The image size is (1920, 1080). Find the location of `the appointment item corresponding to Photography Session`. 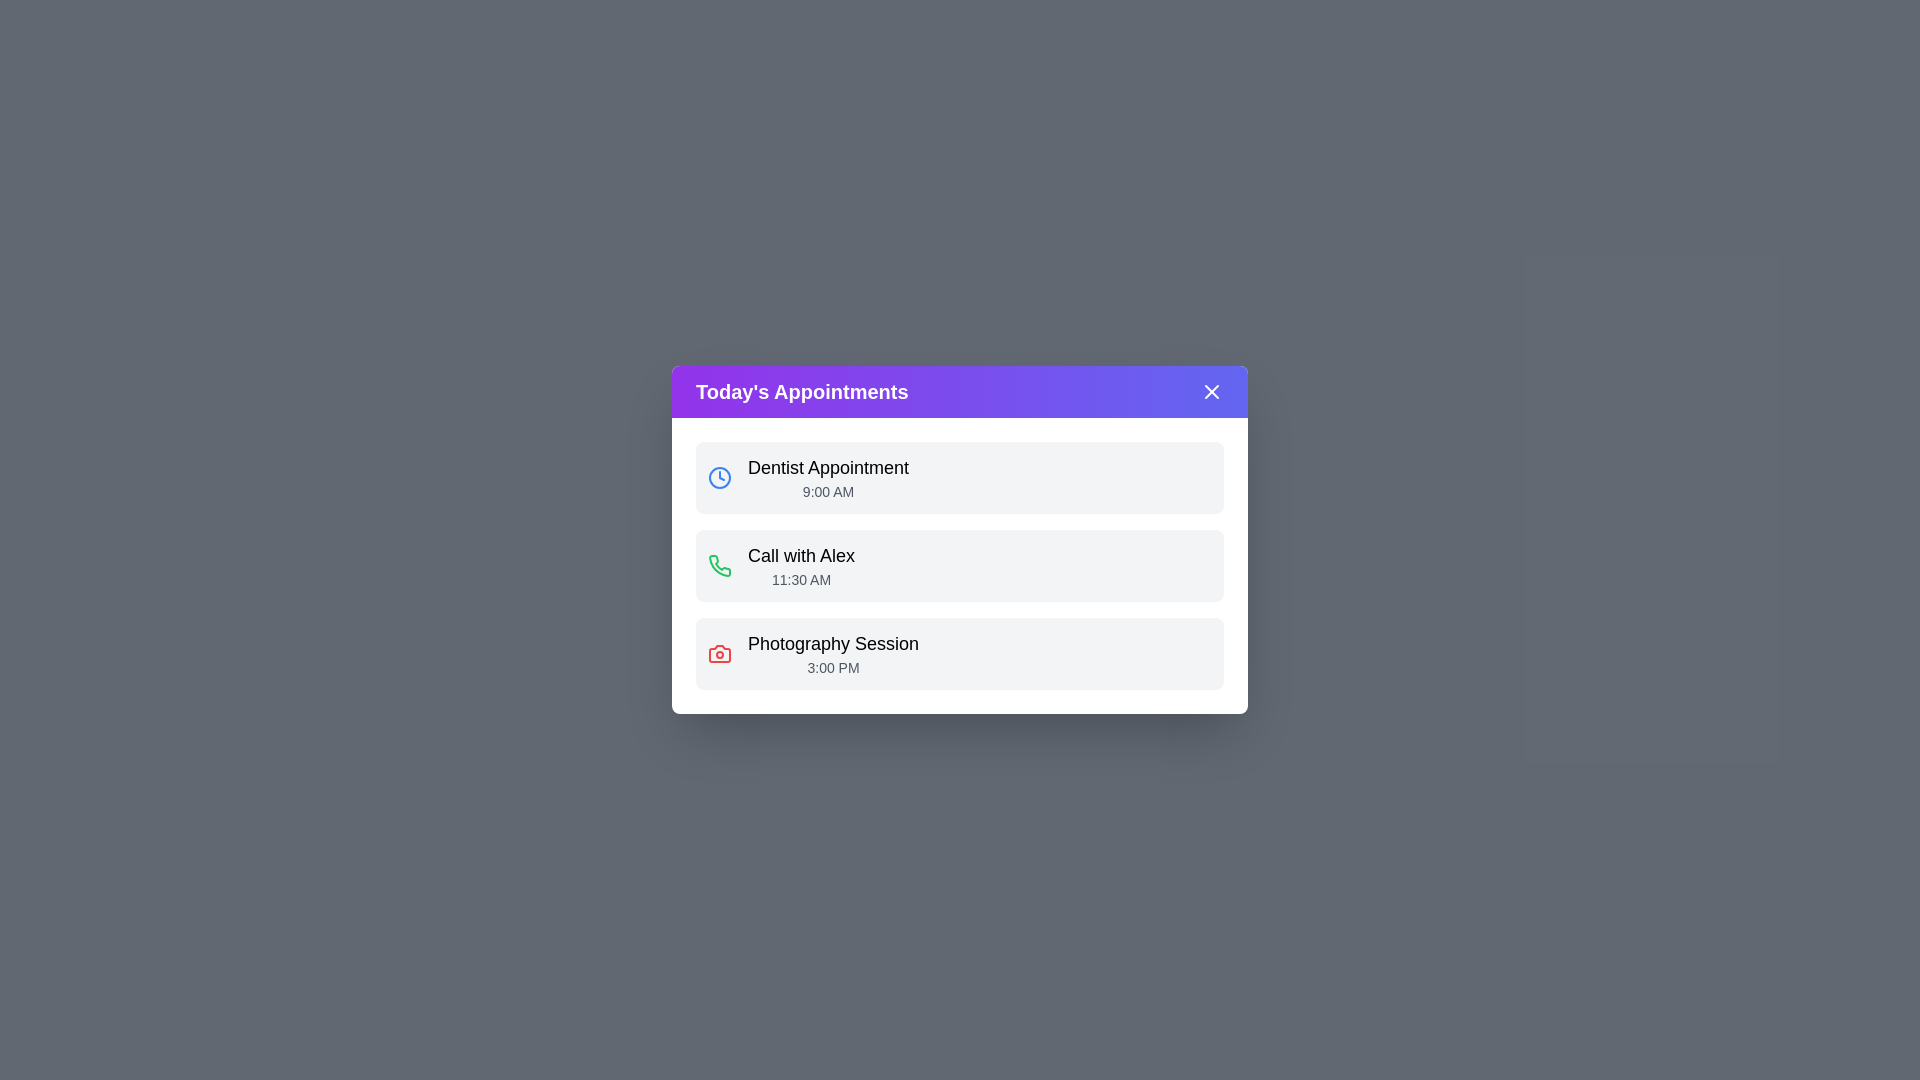

the appointment item corresponding to Photography Session is located at coordinates (960, 654).